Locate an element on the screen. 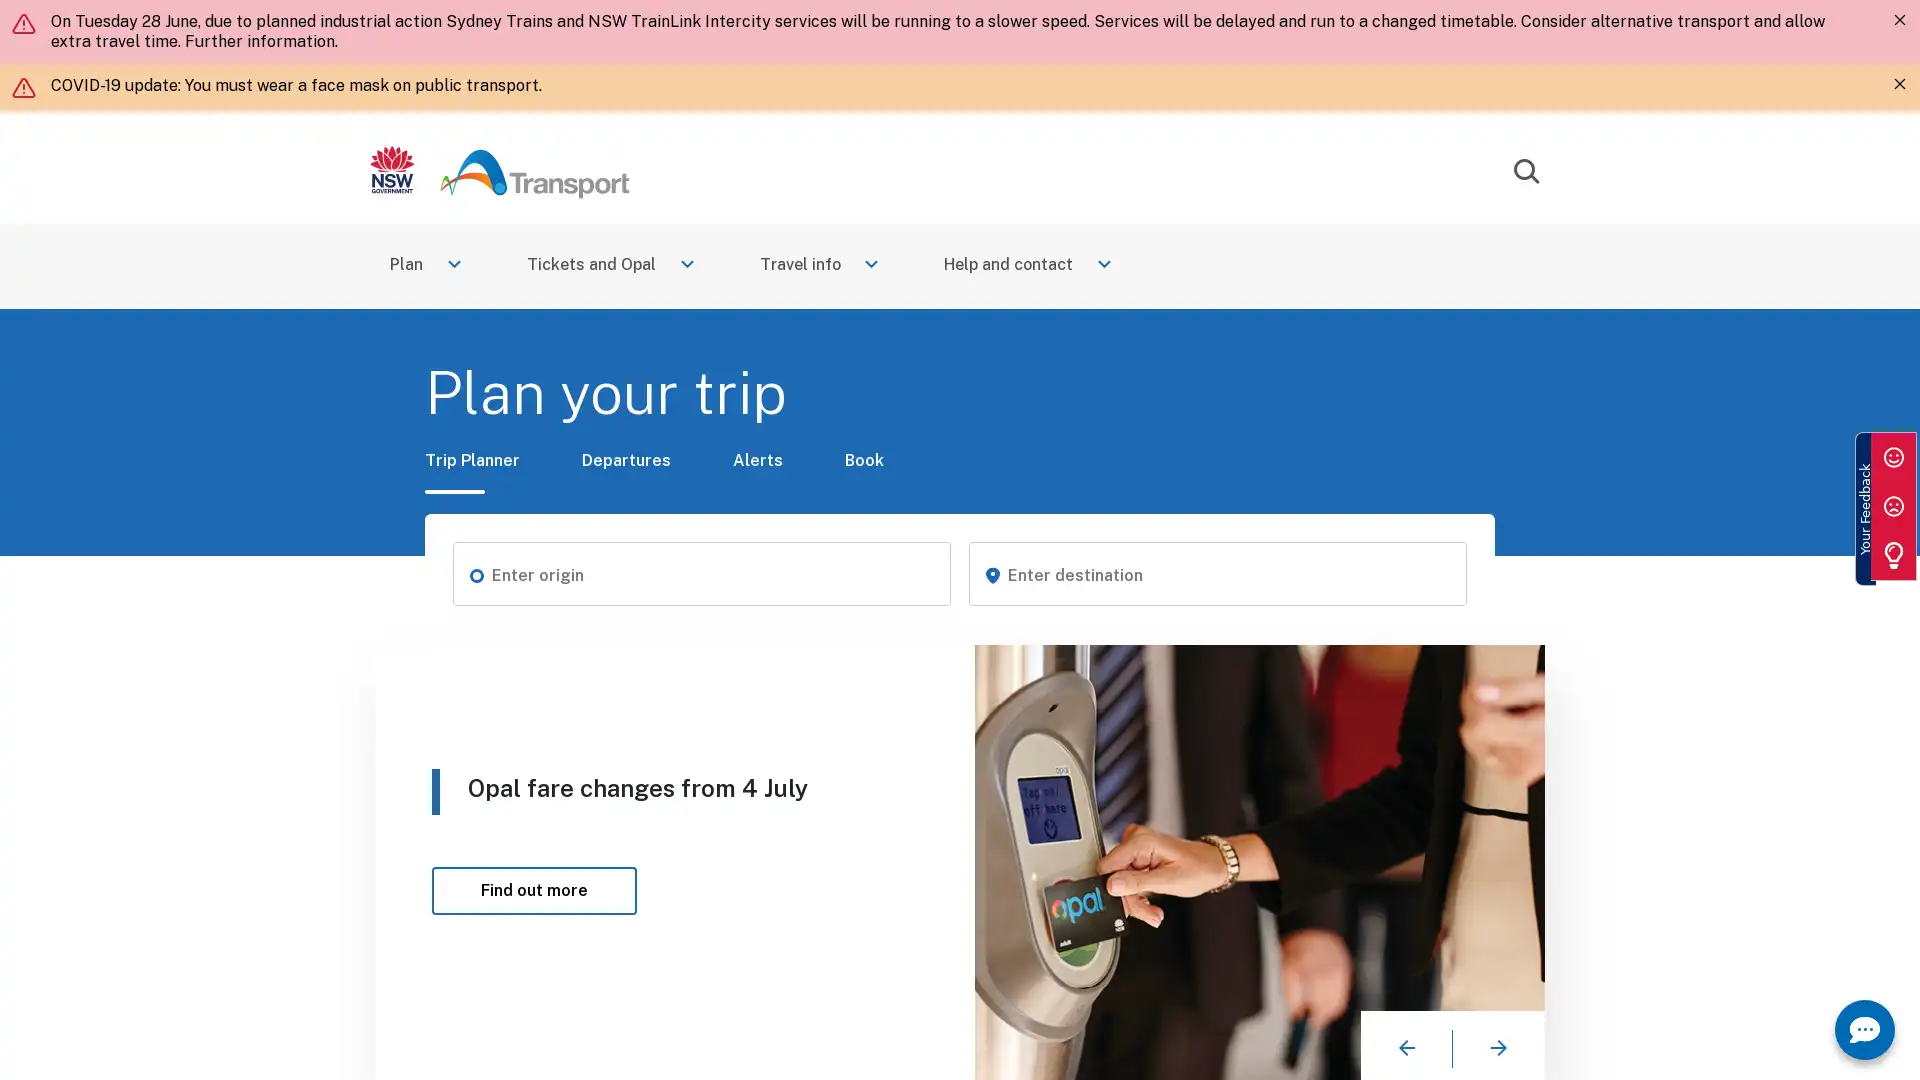 Image resolution: width=1920 pixels, height=1080 pixels. Search is located at coordinates (1525, 171).